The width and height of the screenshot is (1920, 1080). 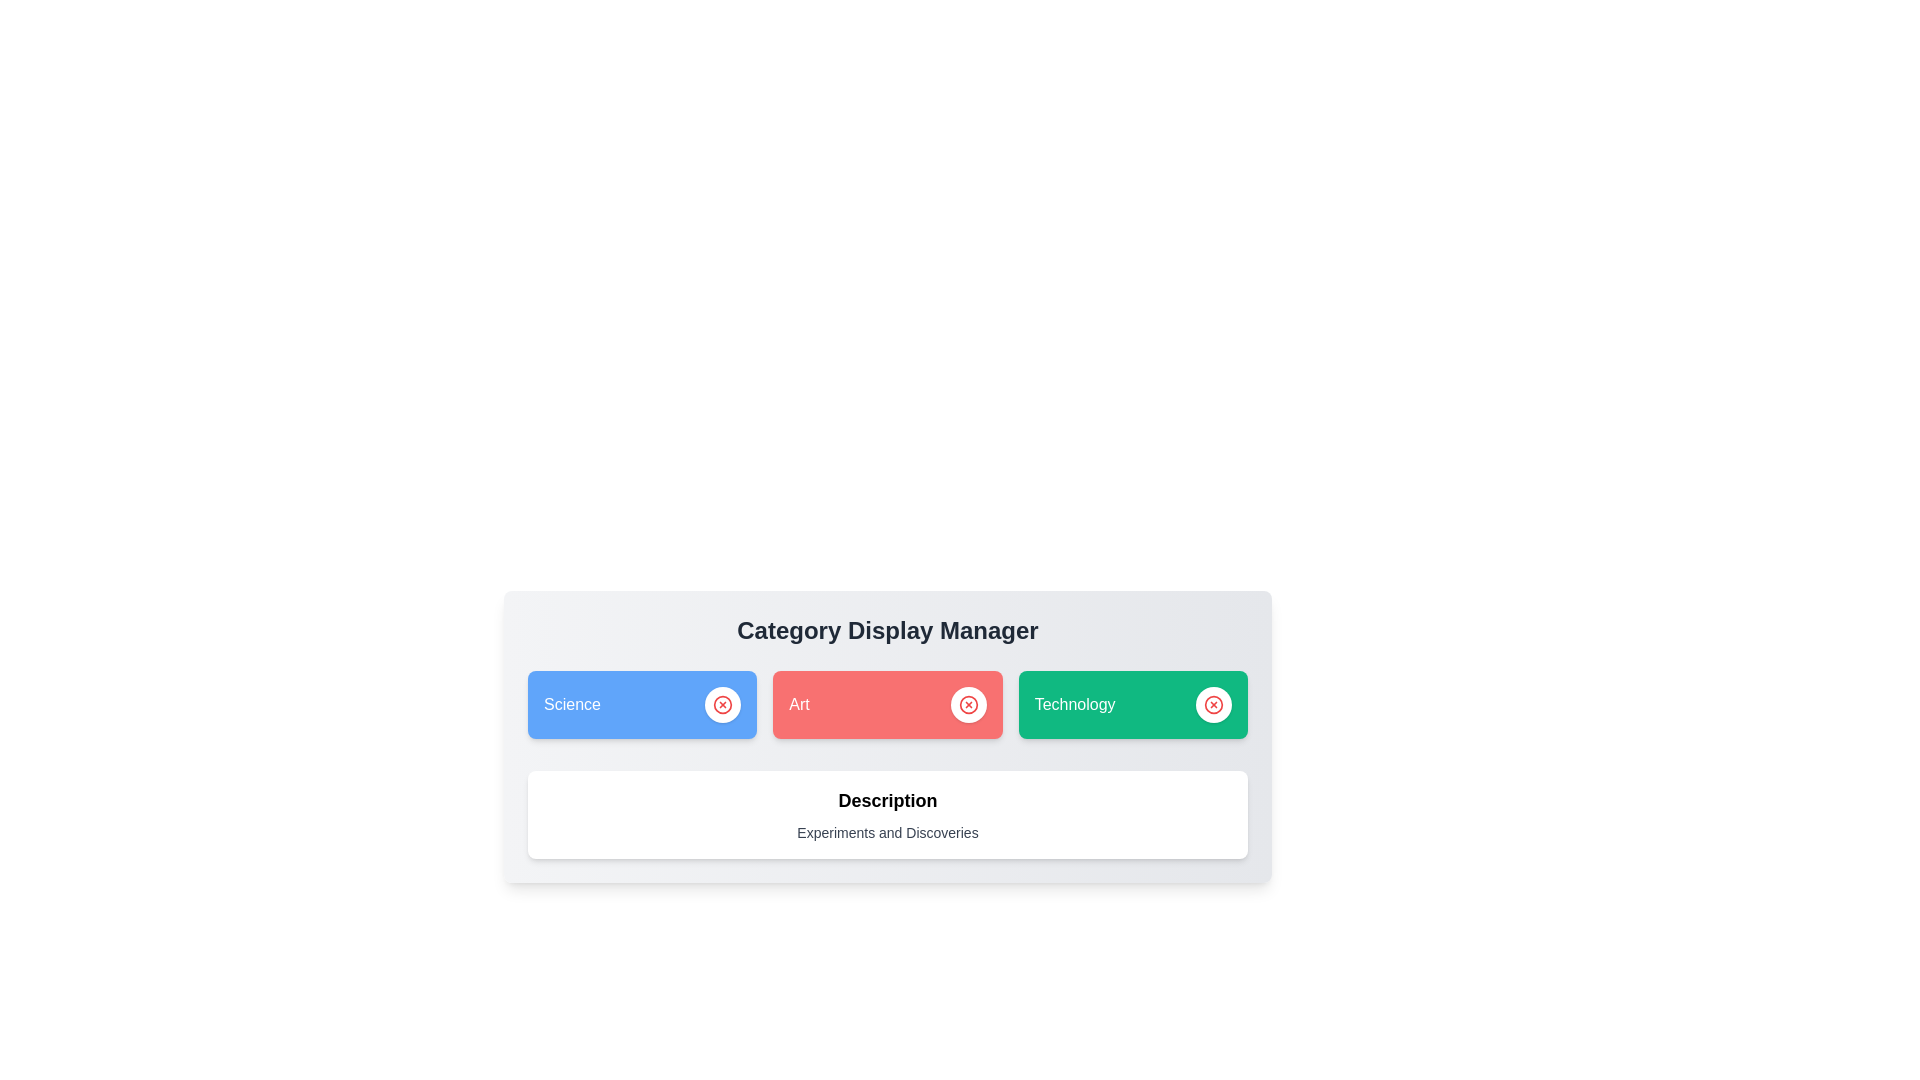 What do you see at coordinates (642, 704) in the screenshot?
I see `the category Science to display its description` at bounding box center [642, 704].